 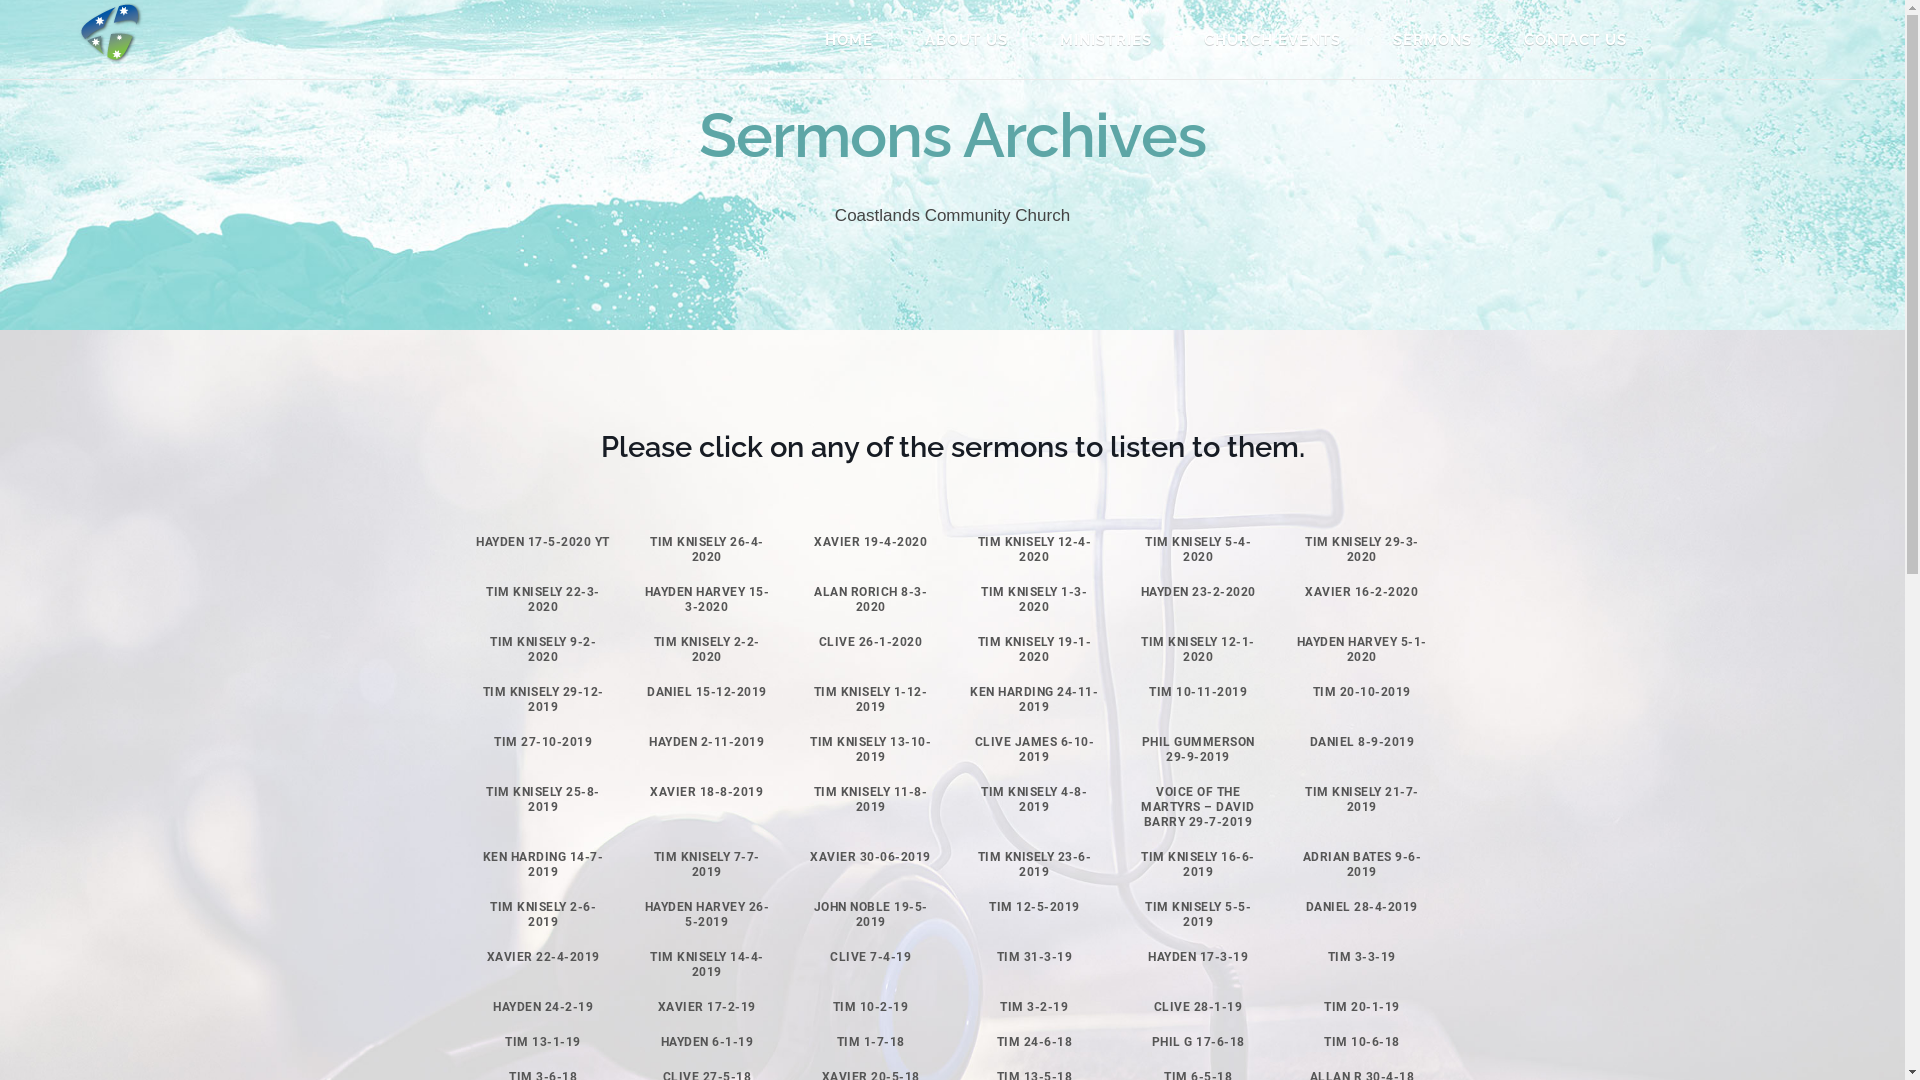 I want to click on 'HOME', so click(x=857, y=39).